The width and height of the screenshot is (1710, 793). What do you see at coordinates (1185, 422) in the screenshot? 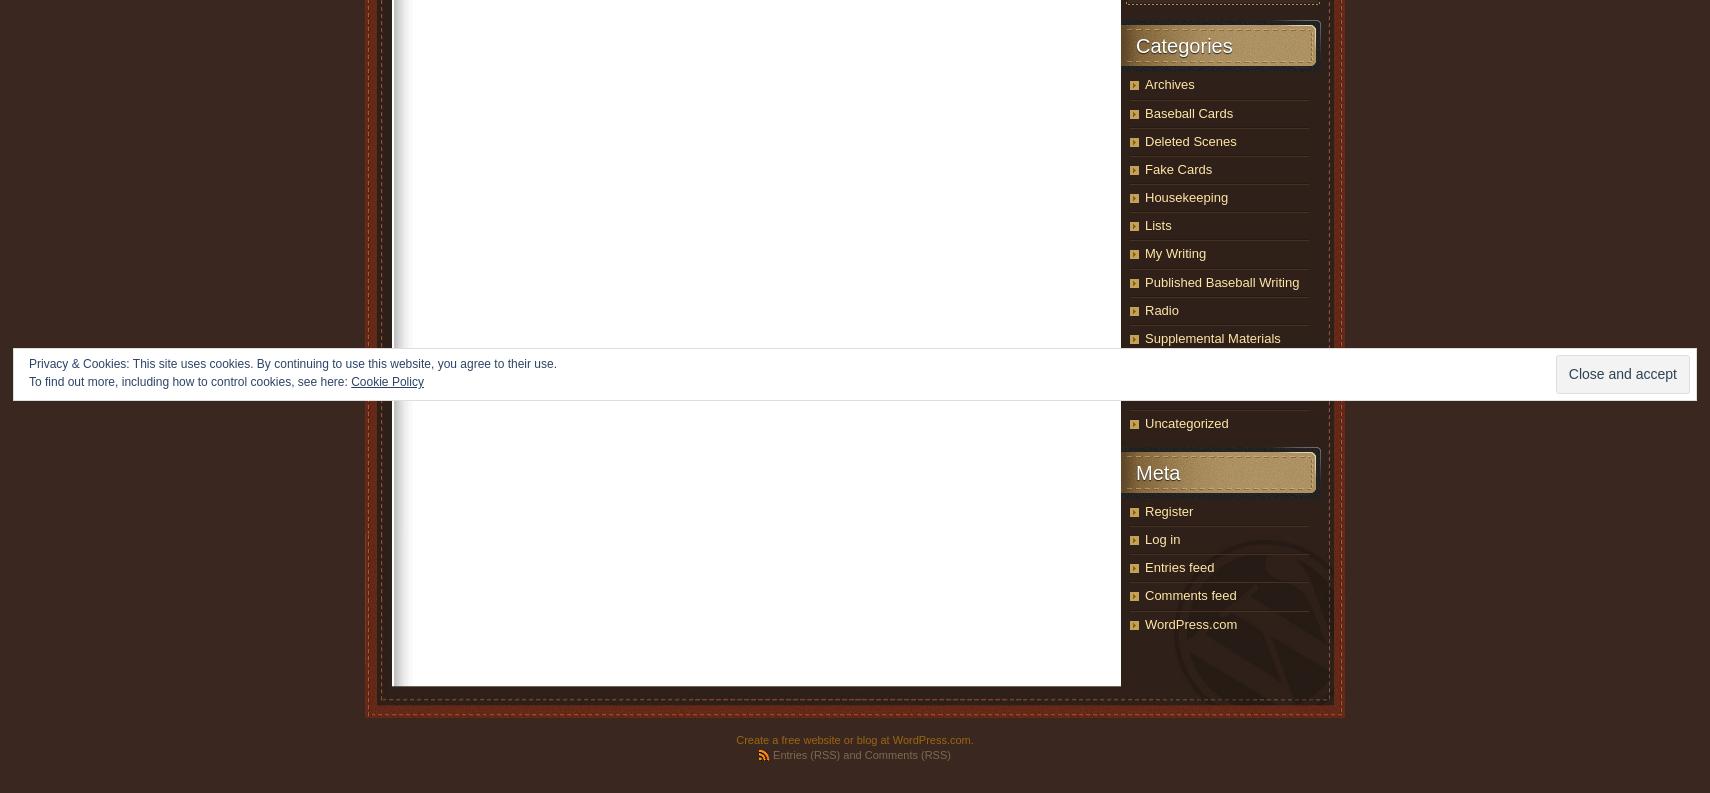
I see `'Uncategorized'` at bounding box center [1185, 422].